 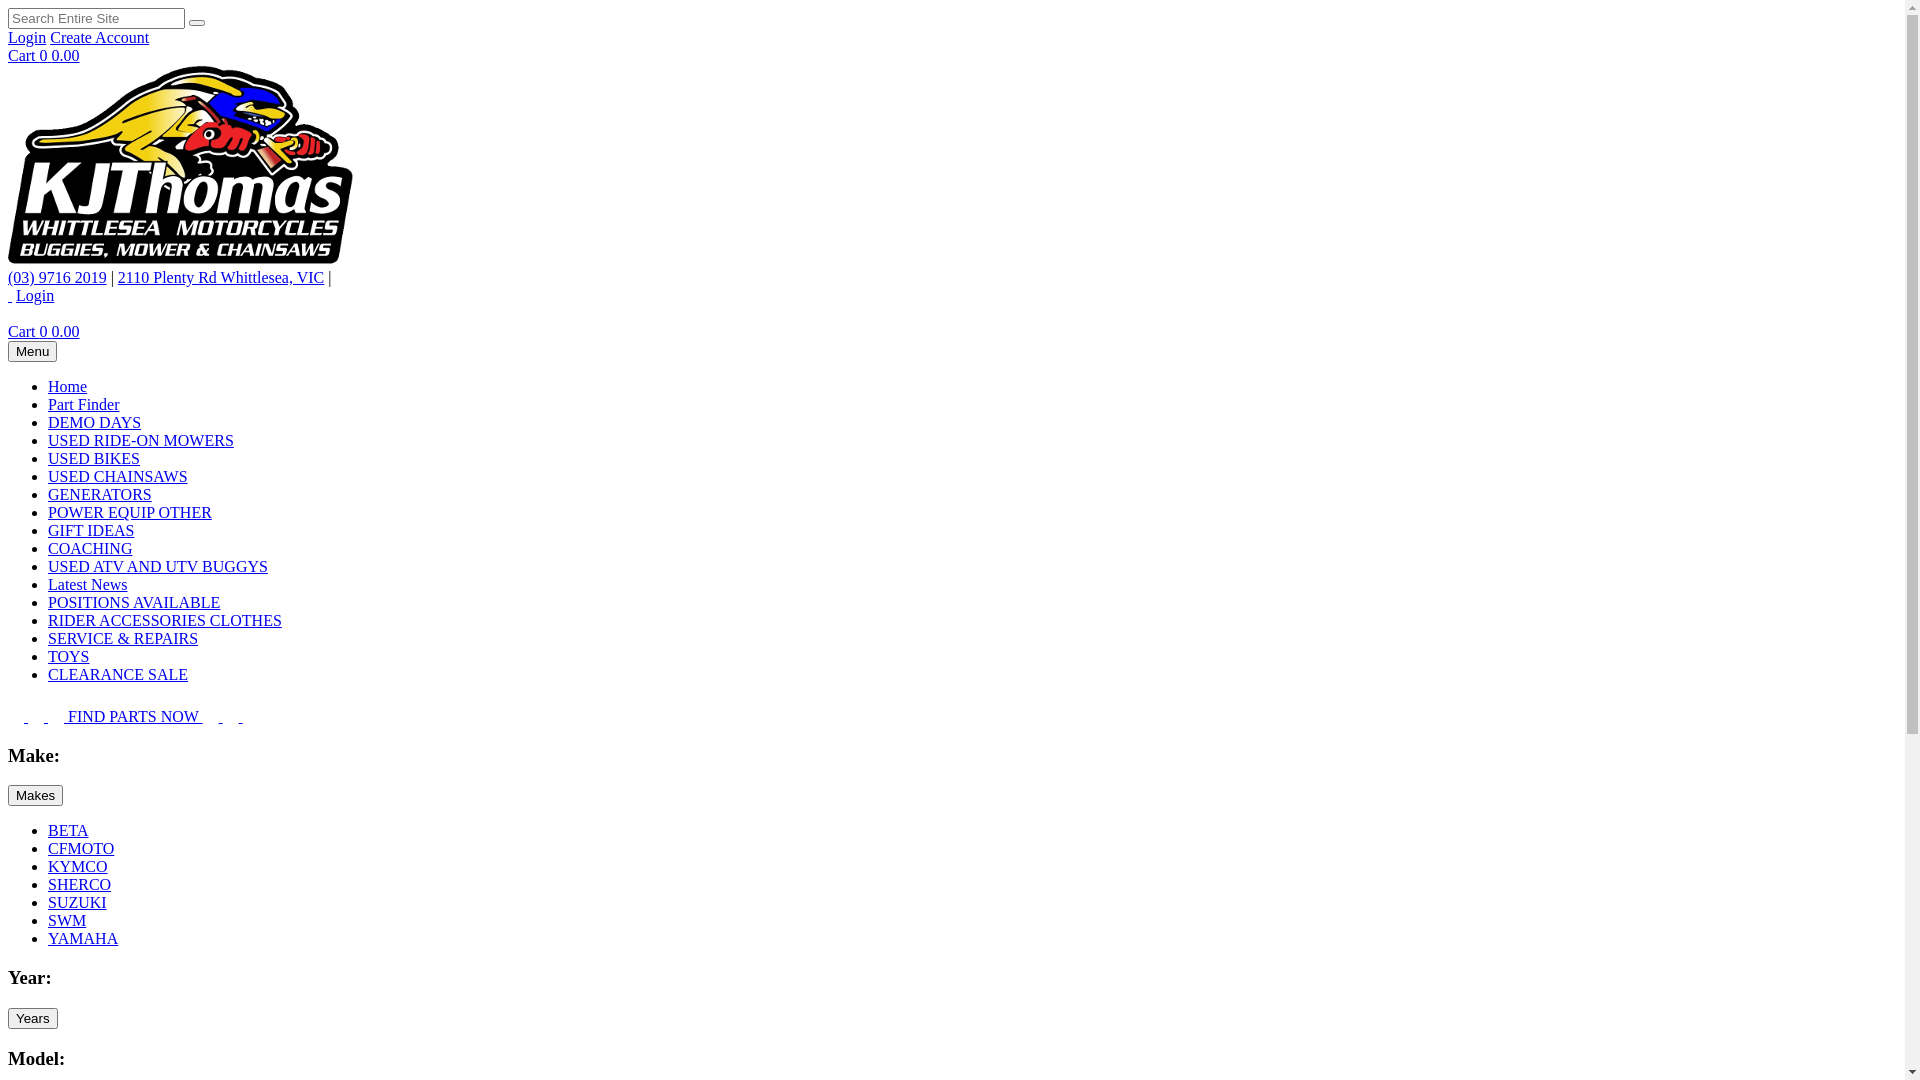 I want to click on 'Years', so click(x=33, y=1018).